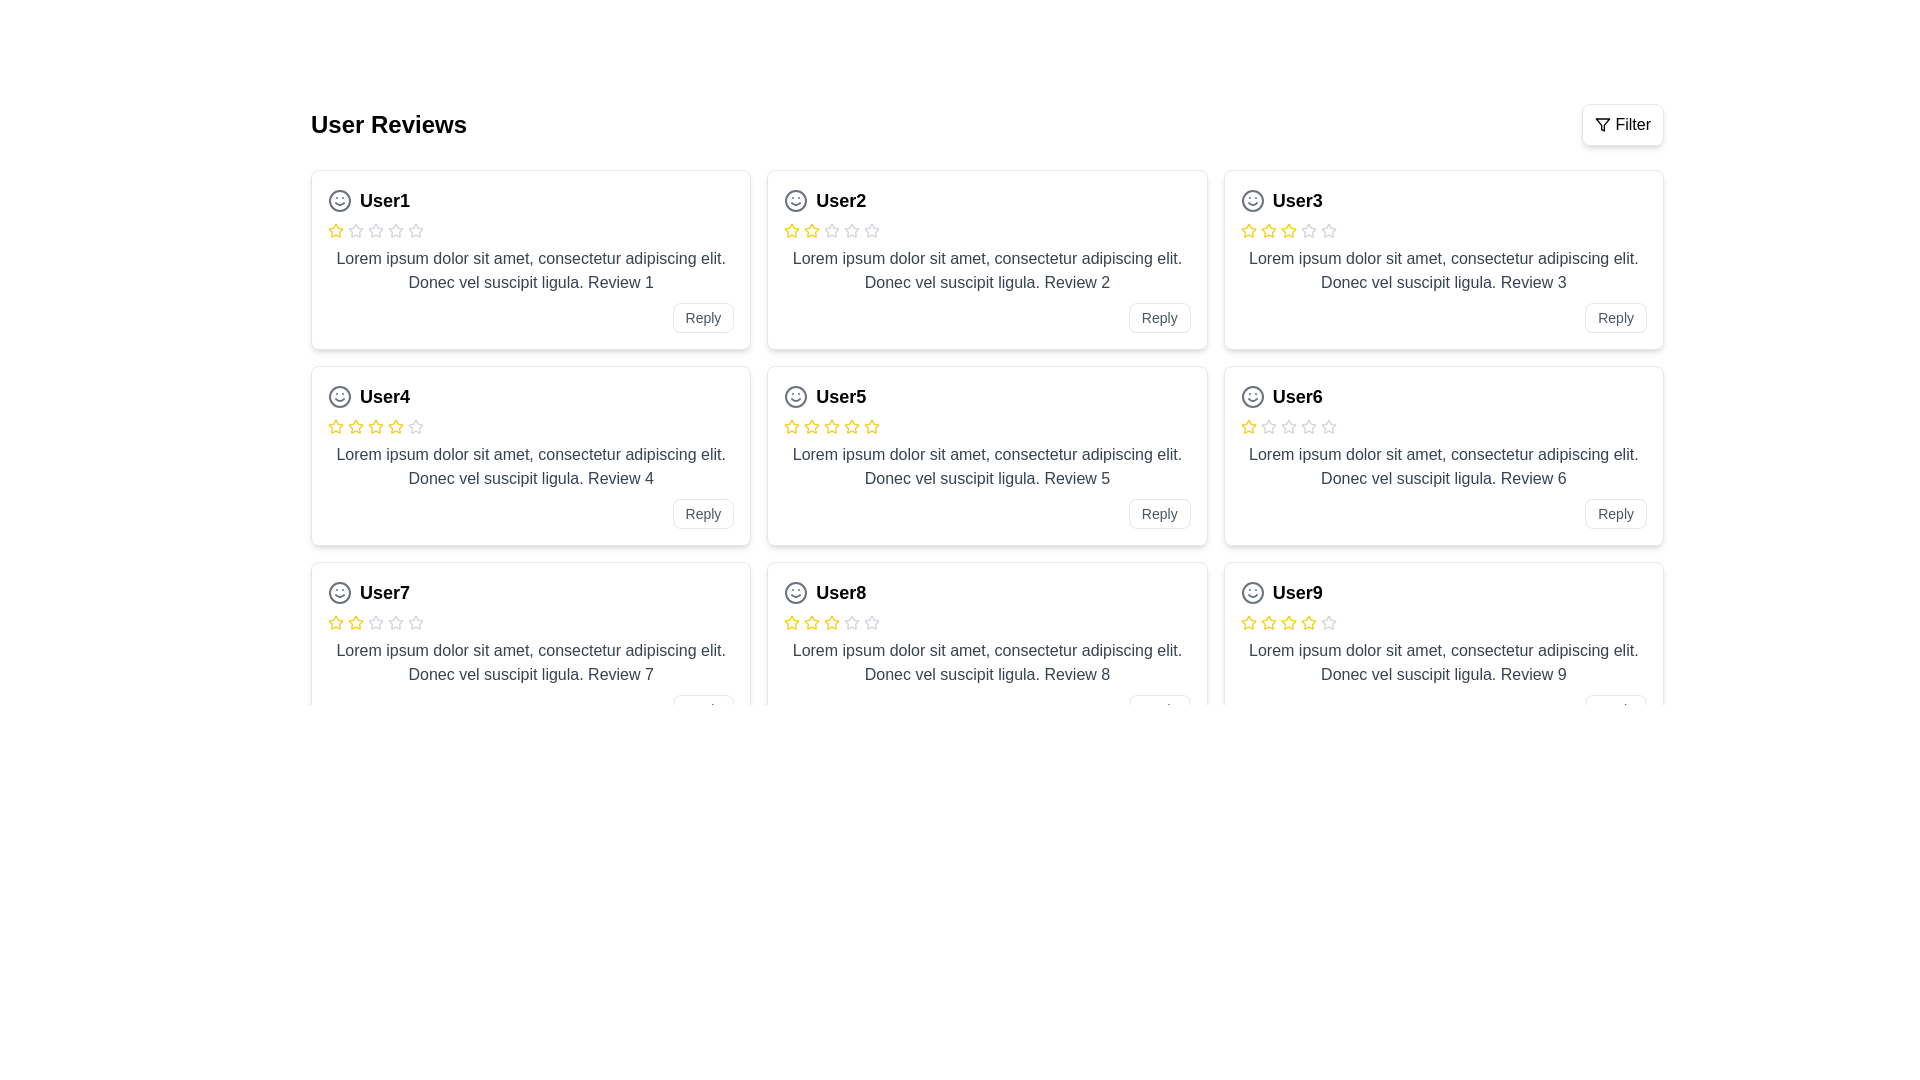 Image resolution: width=1920 pixels, height=1080 pixels. I want to click on the first yellow outlined star icon in the rating row of the review card for User8 to rate it, so click(791, 622).